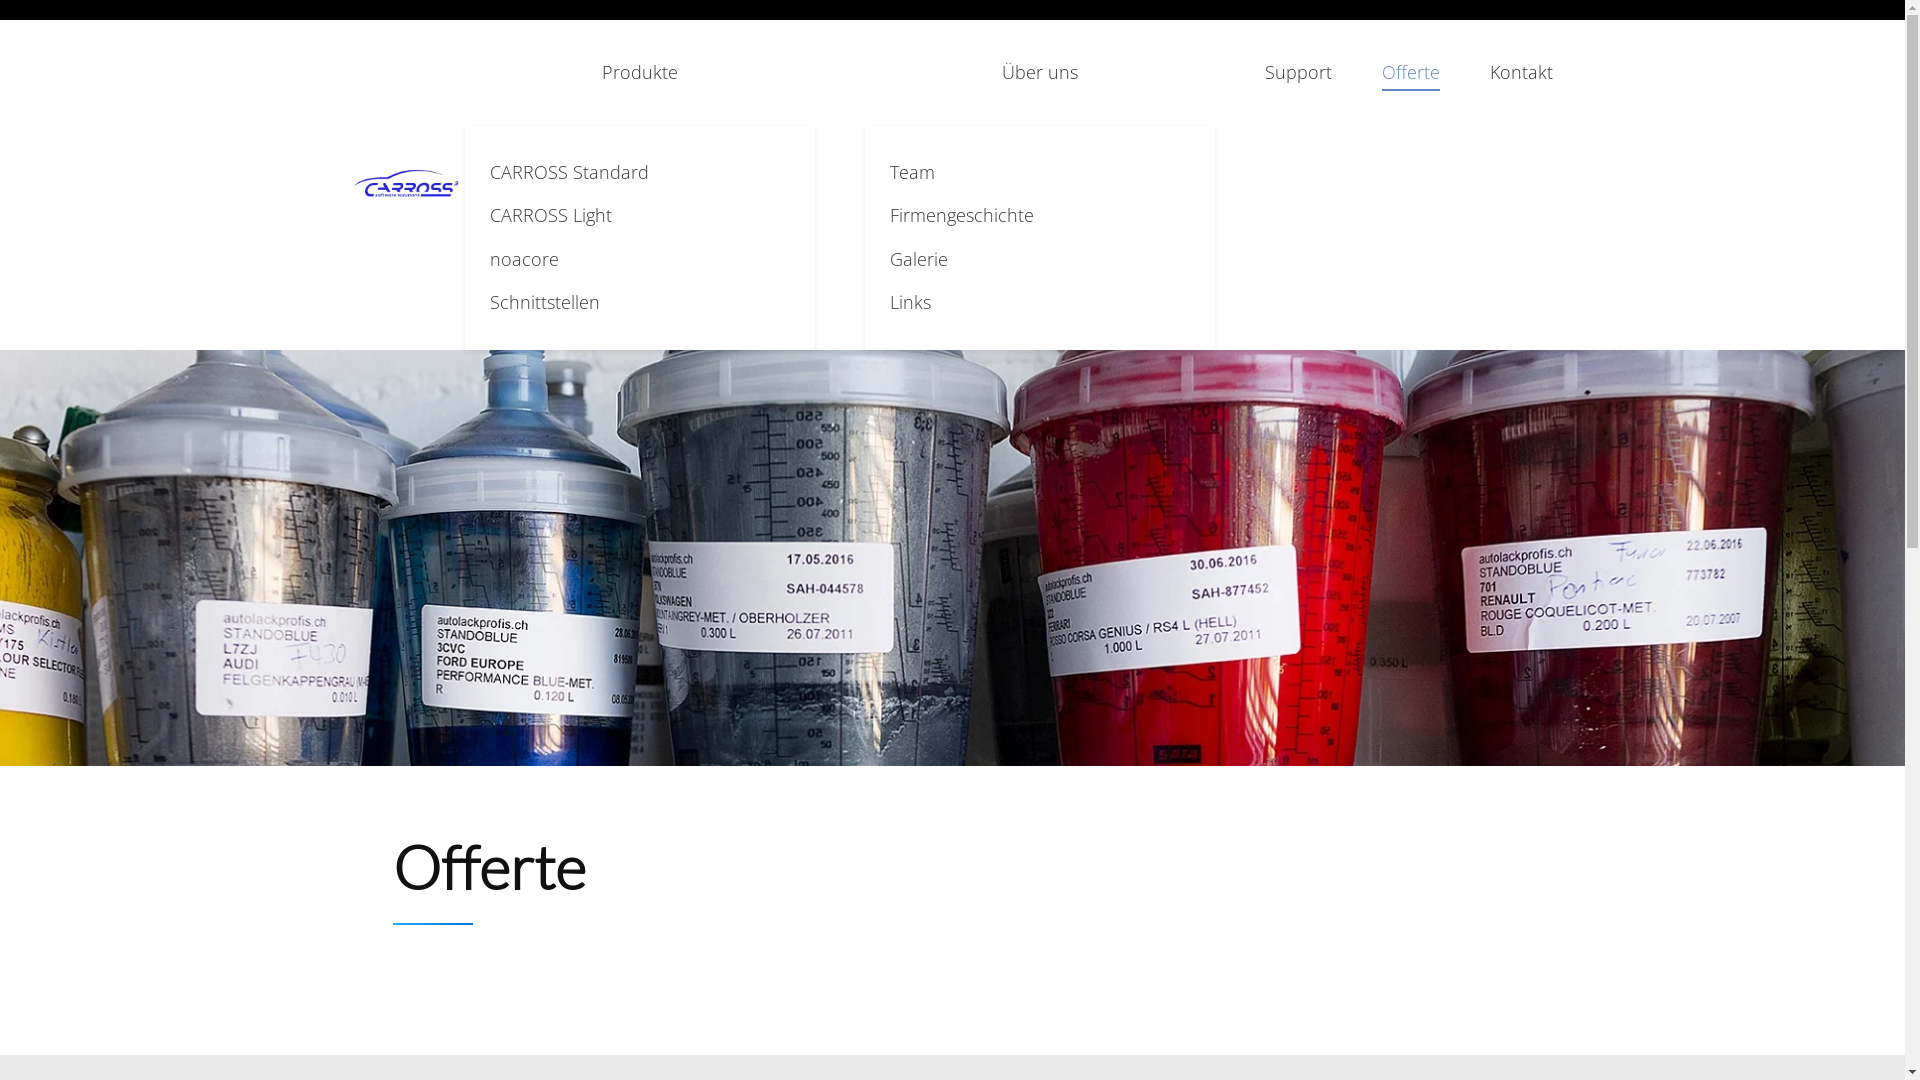 The width and height of the screenshot is (1920, 1080). Describe the element at coordinates (1410, 72) in the screenshot. I see `'Offerte'` at that location.